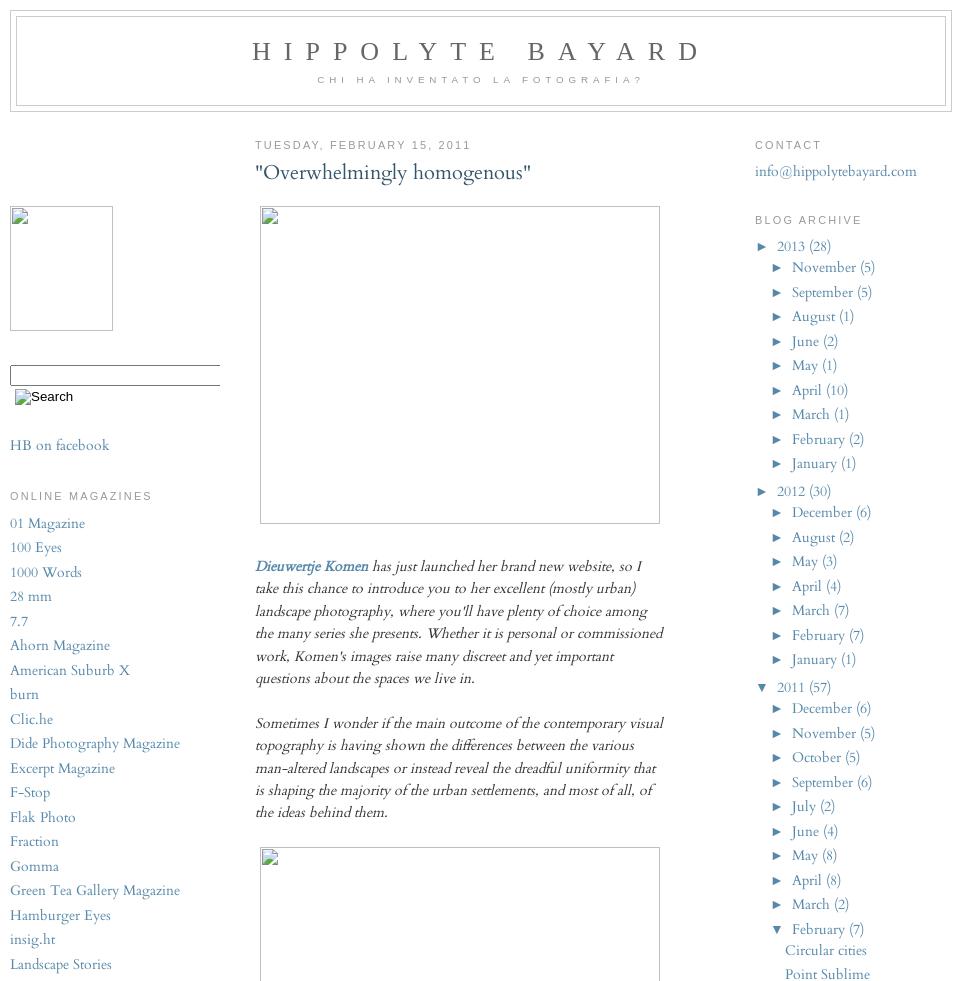 The height and width of the screenshot is (981, 960). I want to click on 'Clic.he', so click(8, 718).